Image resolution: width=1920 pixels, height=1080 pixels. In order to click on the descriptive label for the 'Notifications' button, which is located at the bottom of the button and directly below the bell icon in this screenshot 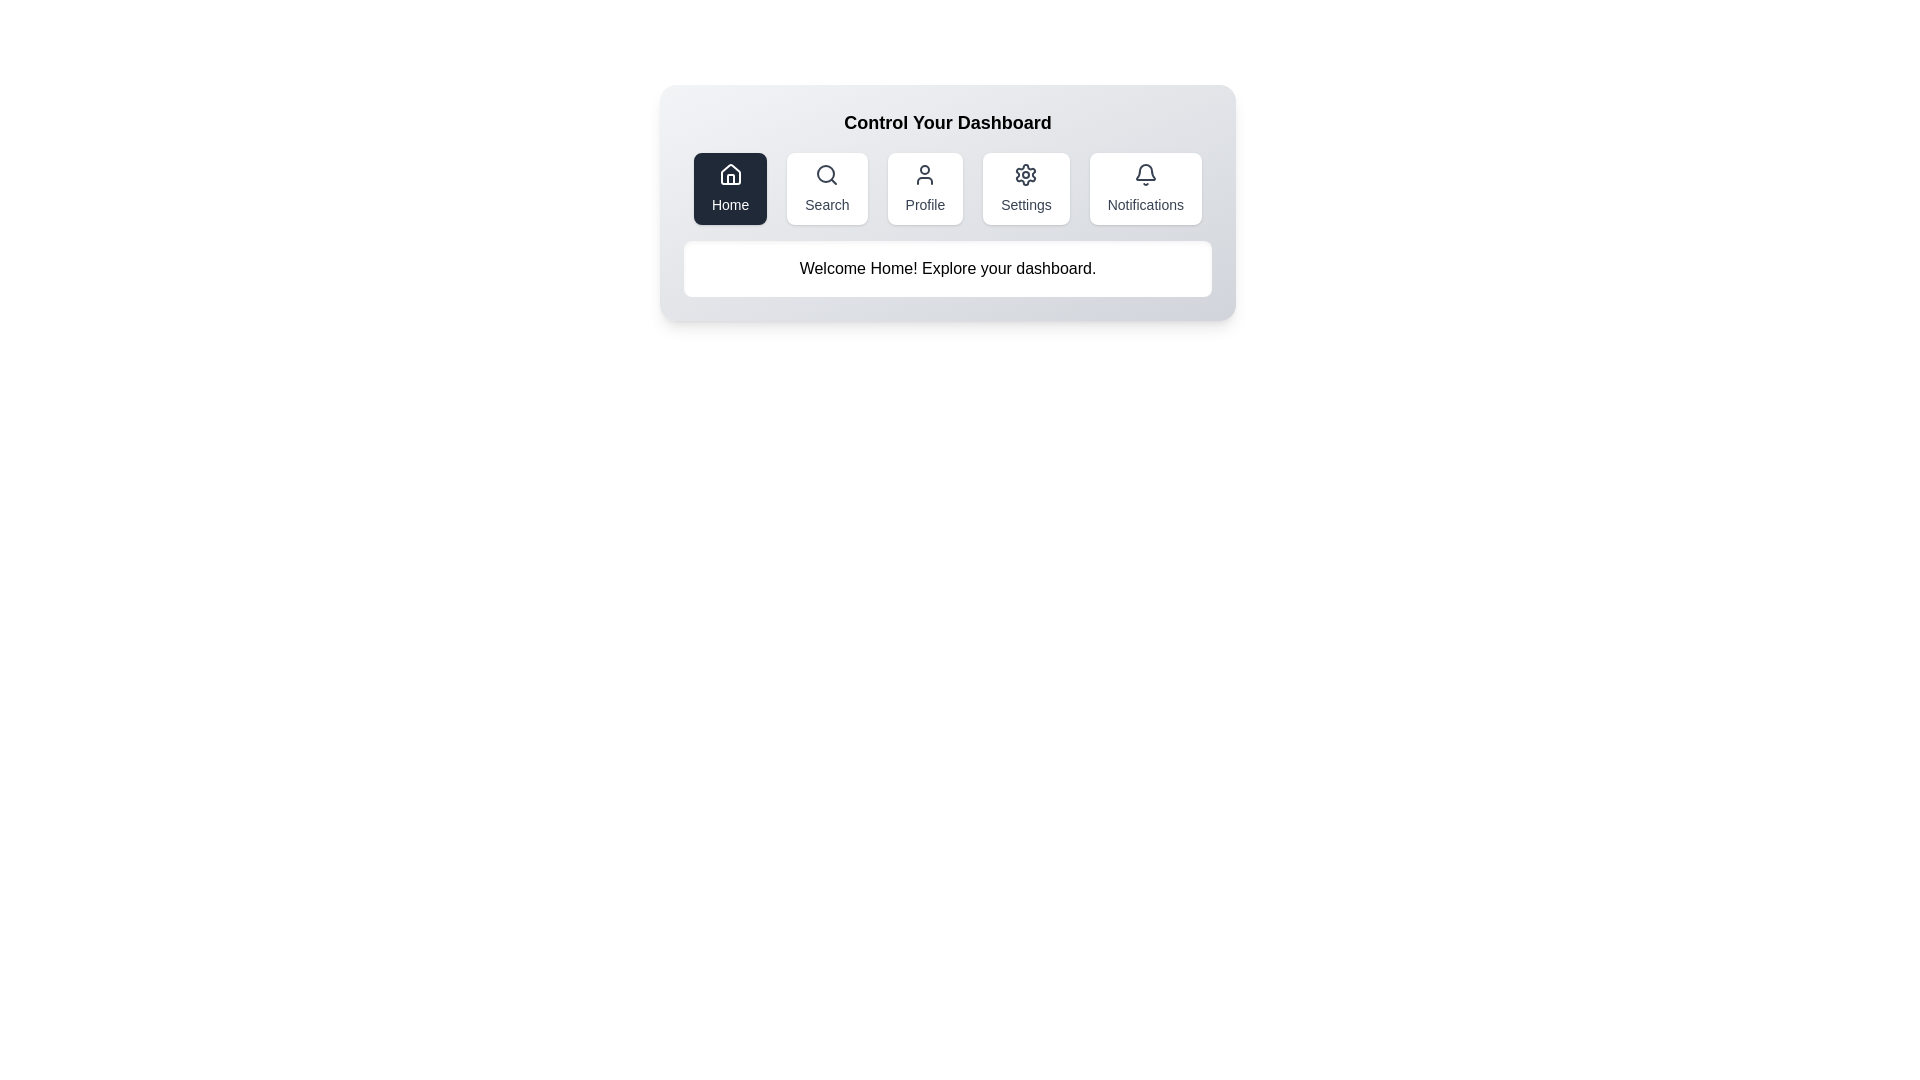, I will do `click(1145, 204)`.